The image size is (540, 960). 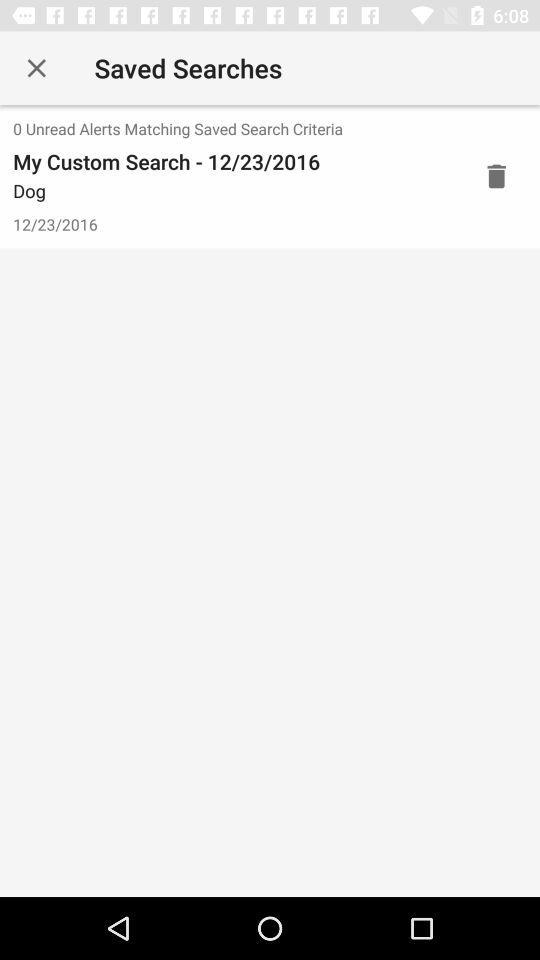 What do you see at coordinates (495, 175) in the screenshot?
I see `a trashcan for deleting searches` at bounding box center [495, 175].